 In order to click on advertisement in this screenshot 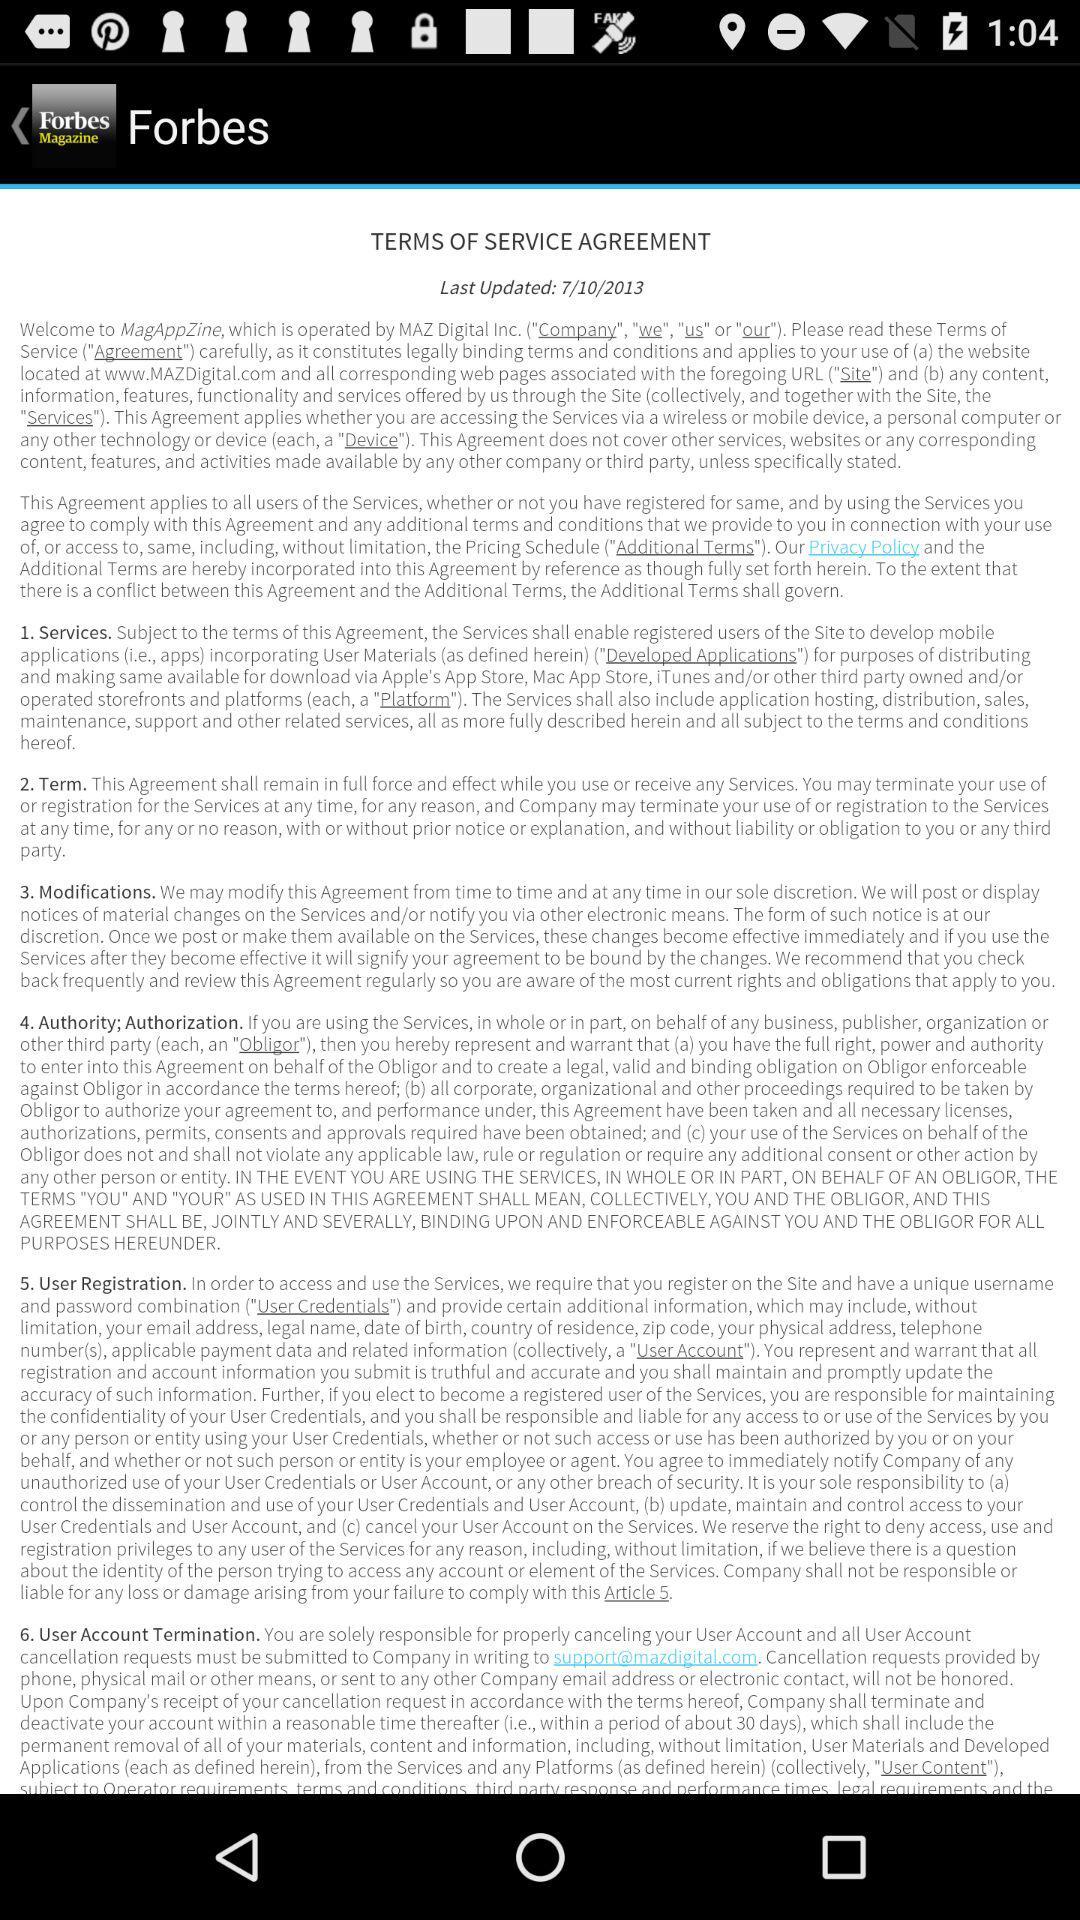, I will do `click(540, 991)`.